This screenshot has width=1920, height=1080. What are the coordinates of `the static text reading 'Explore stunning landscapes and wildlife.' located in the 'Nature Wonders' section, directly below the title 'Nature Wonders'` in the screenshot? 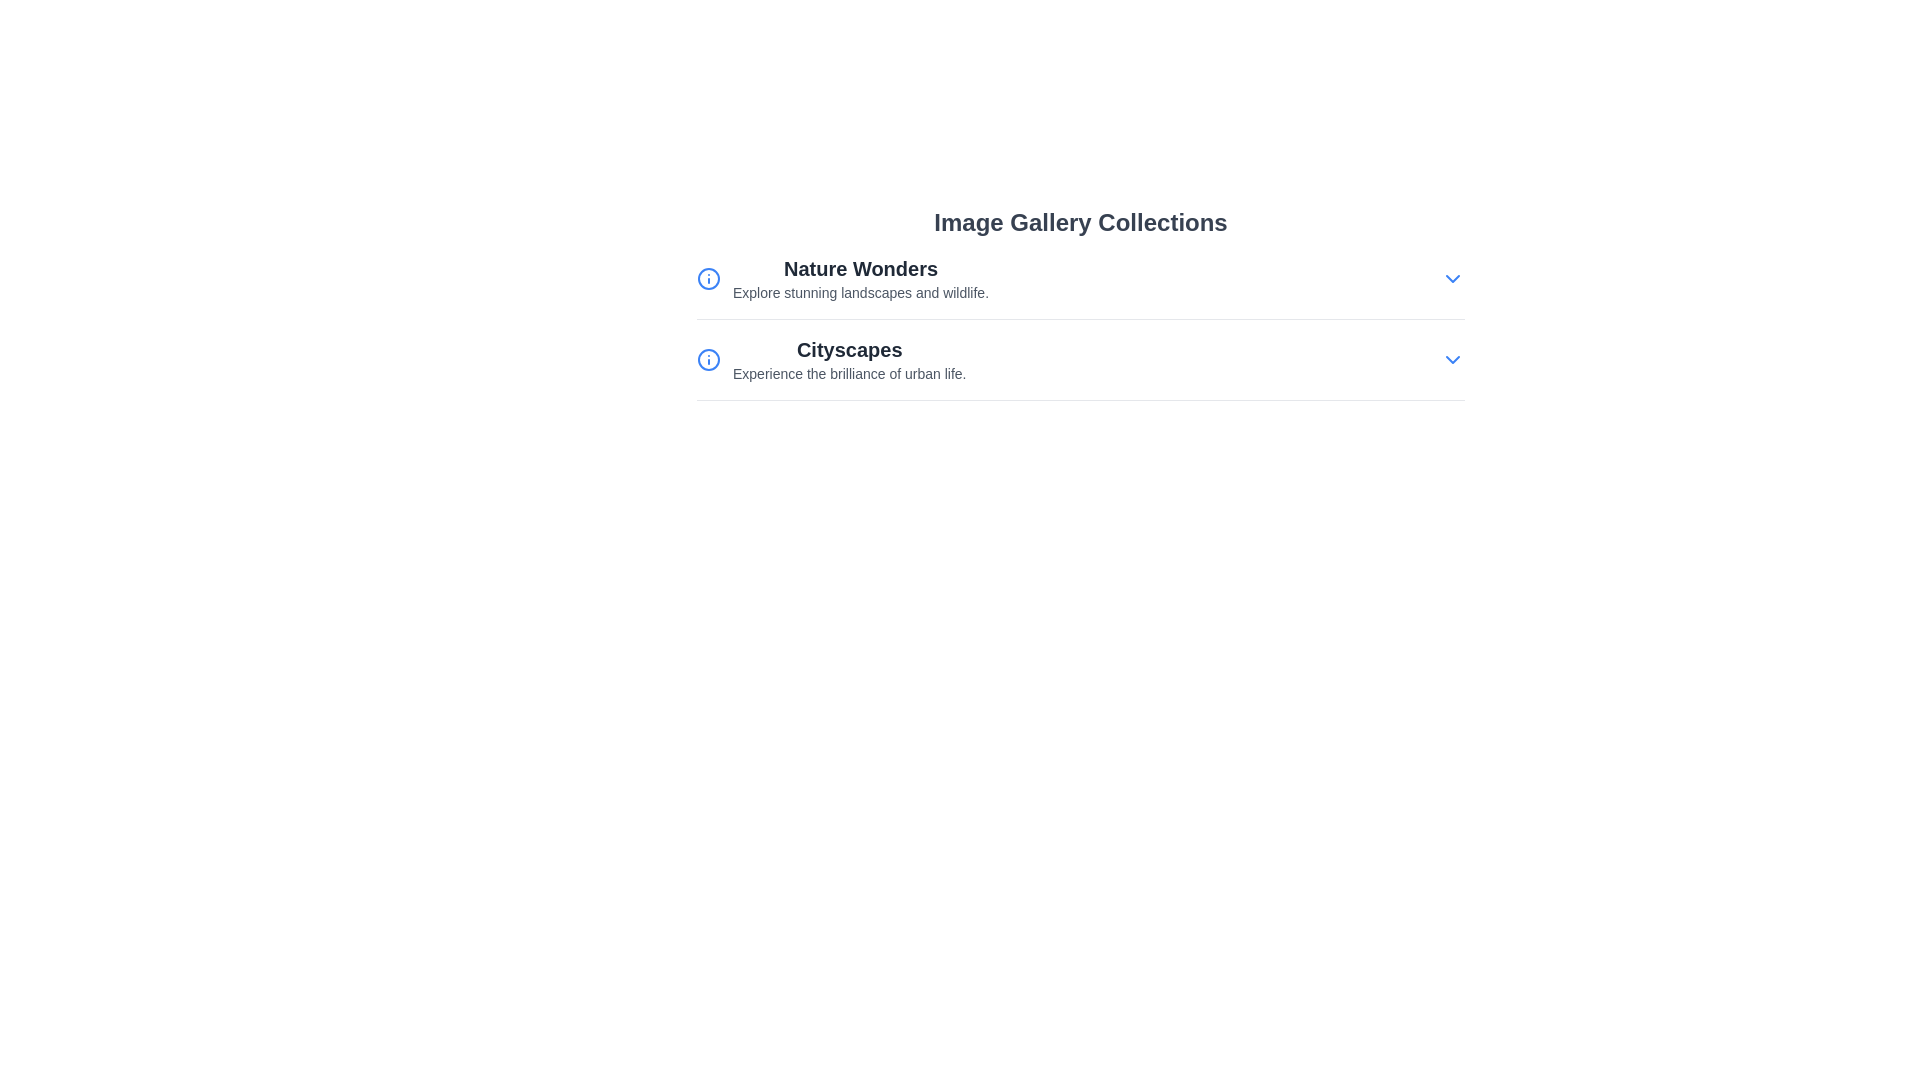 It's located at (860, 293).